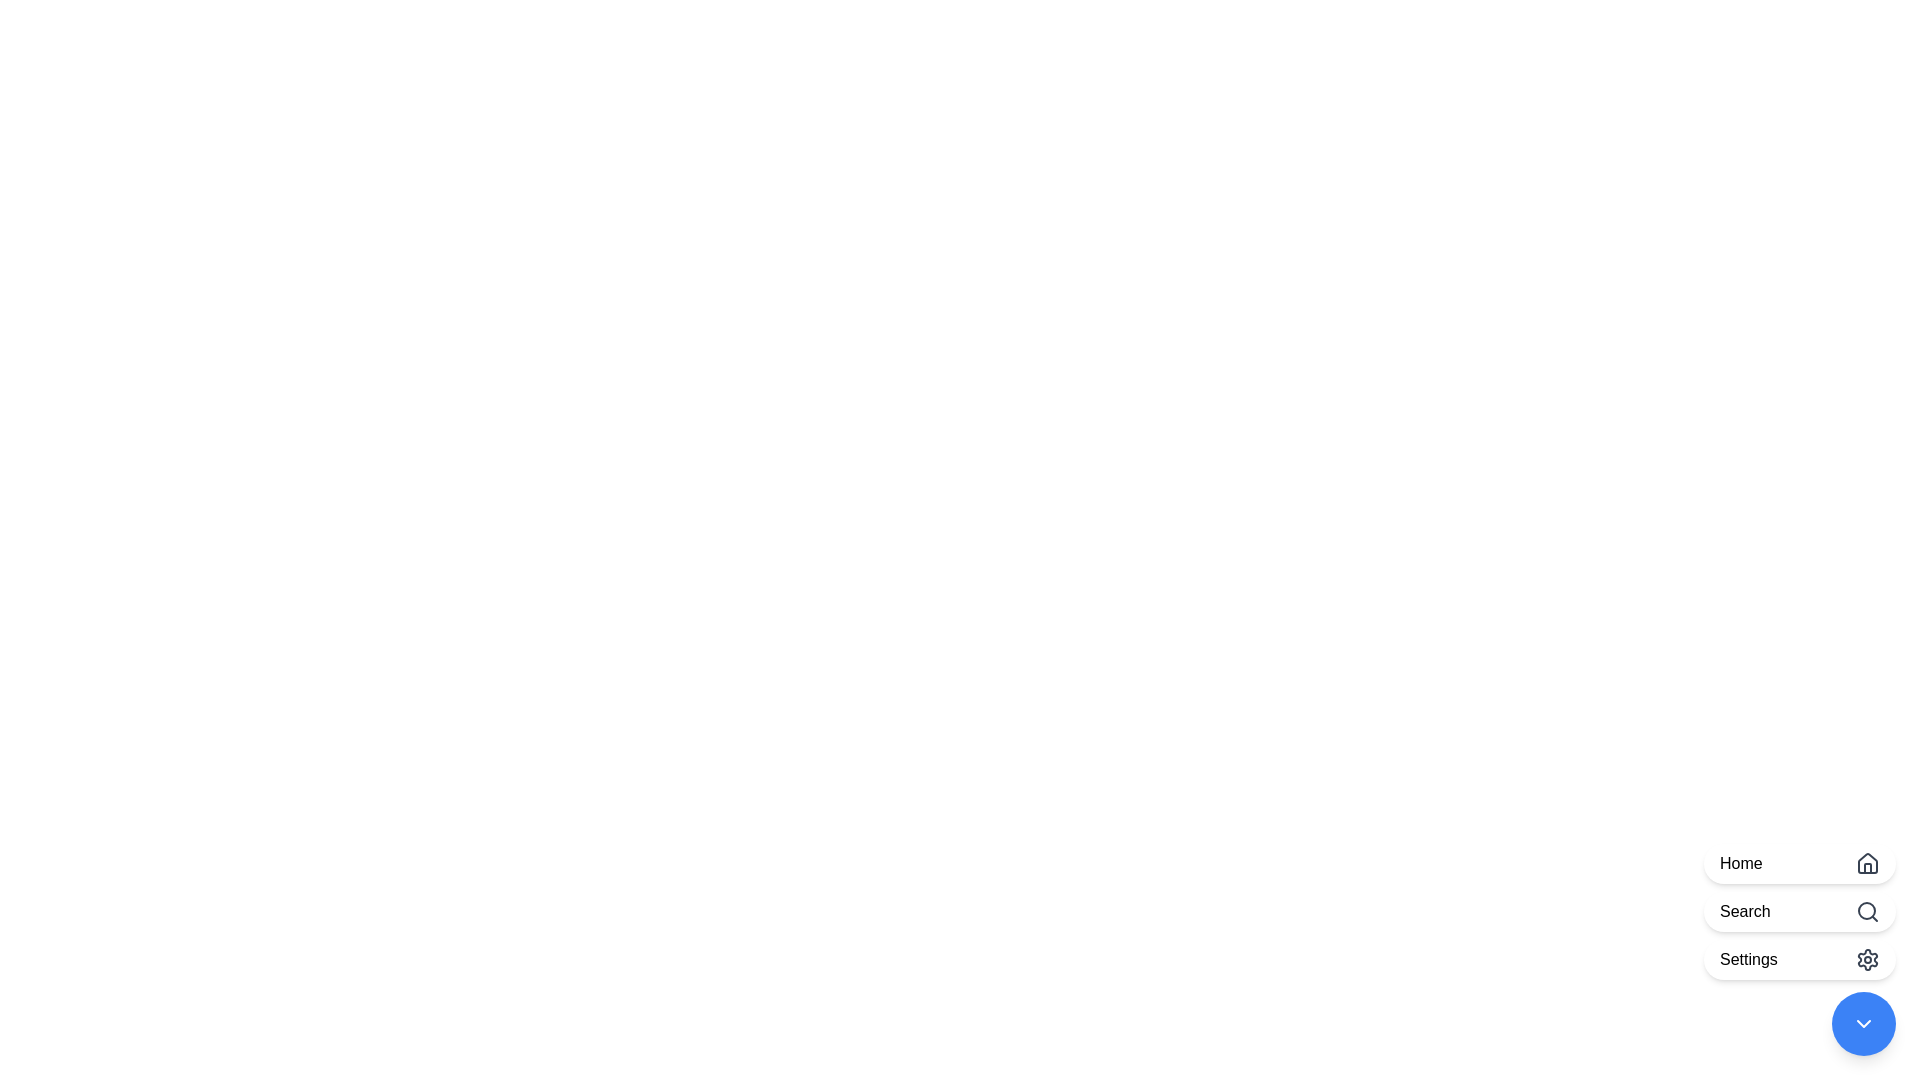 The image size is (1920, 1080). Describe the element at coordinates (1744, 911) in the screenshot. I see `the 'Search' text label, which is written in black sans-serif font inside a white rounded rectangle, located in the second item of a vertical menu` at that location.